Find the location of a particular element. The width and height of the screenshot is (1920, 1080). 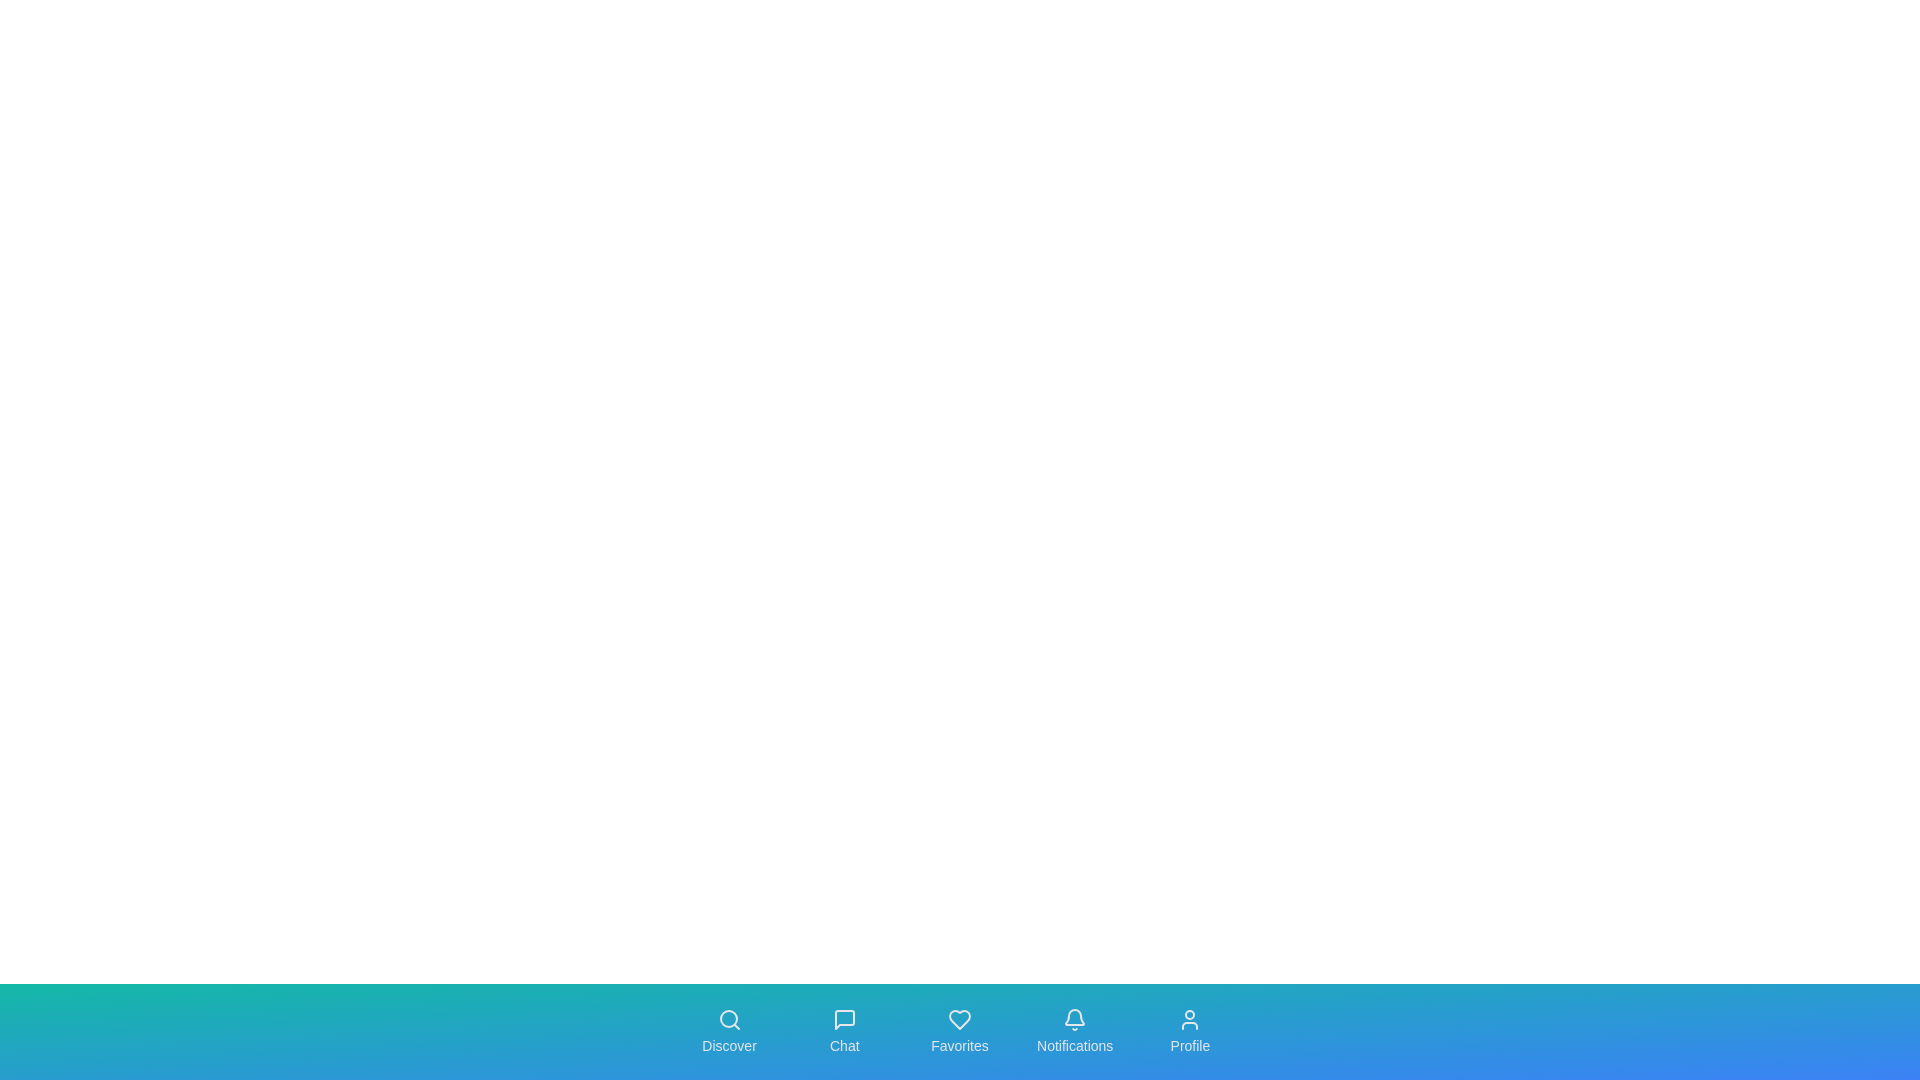

the navigation tab labeled Notifications is located at coordinates (1074, 1032).